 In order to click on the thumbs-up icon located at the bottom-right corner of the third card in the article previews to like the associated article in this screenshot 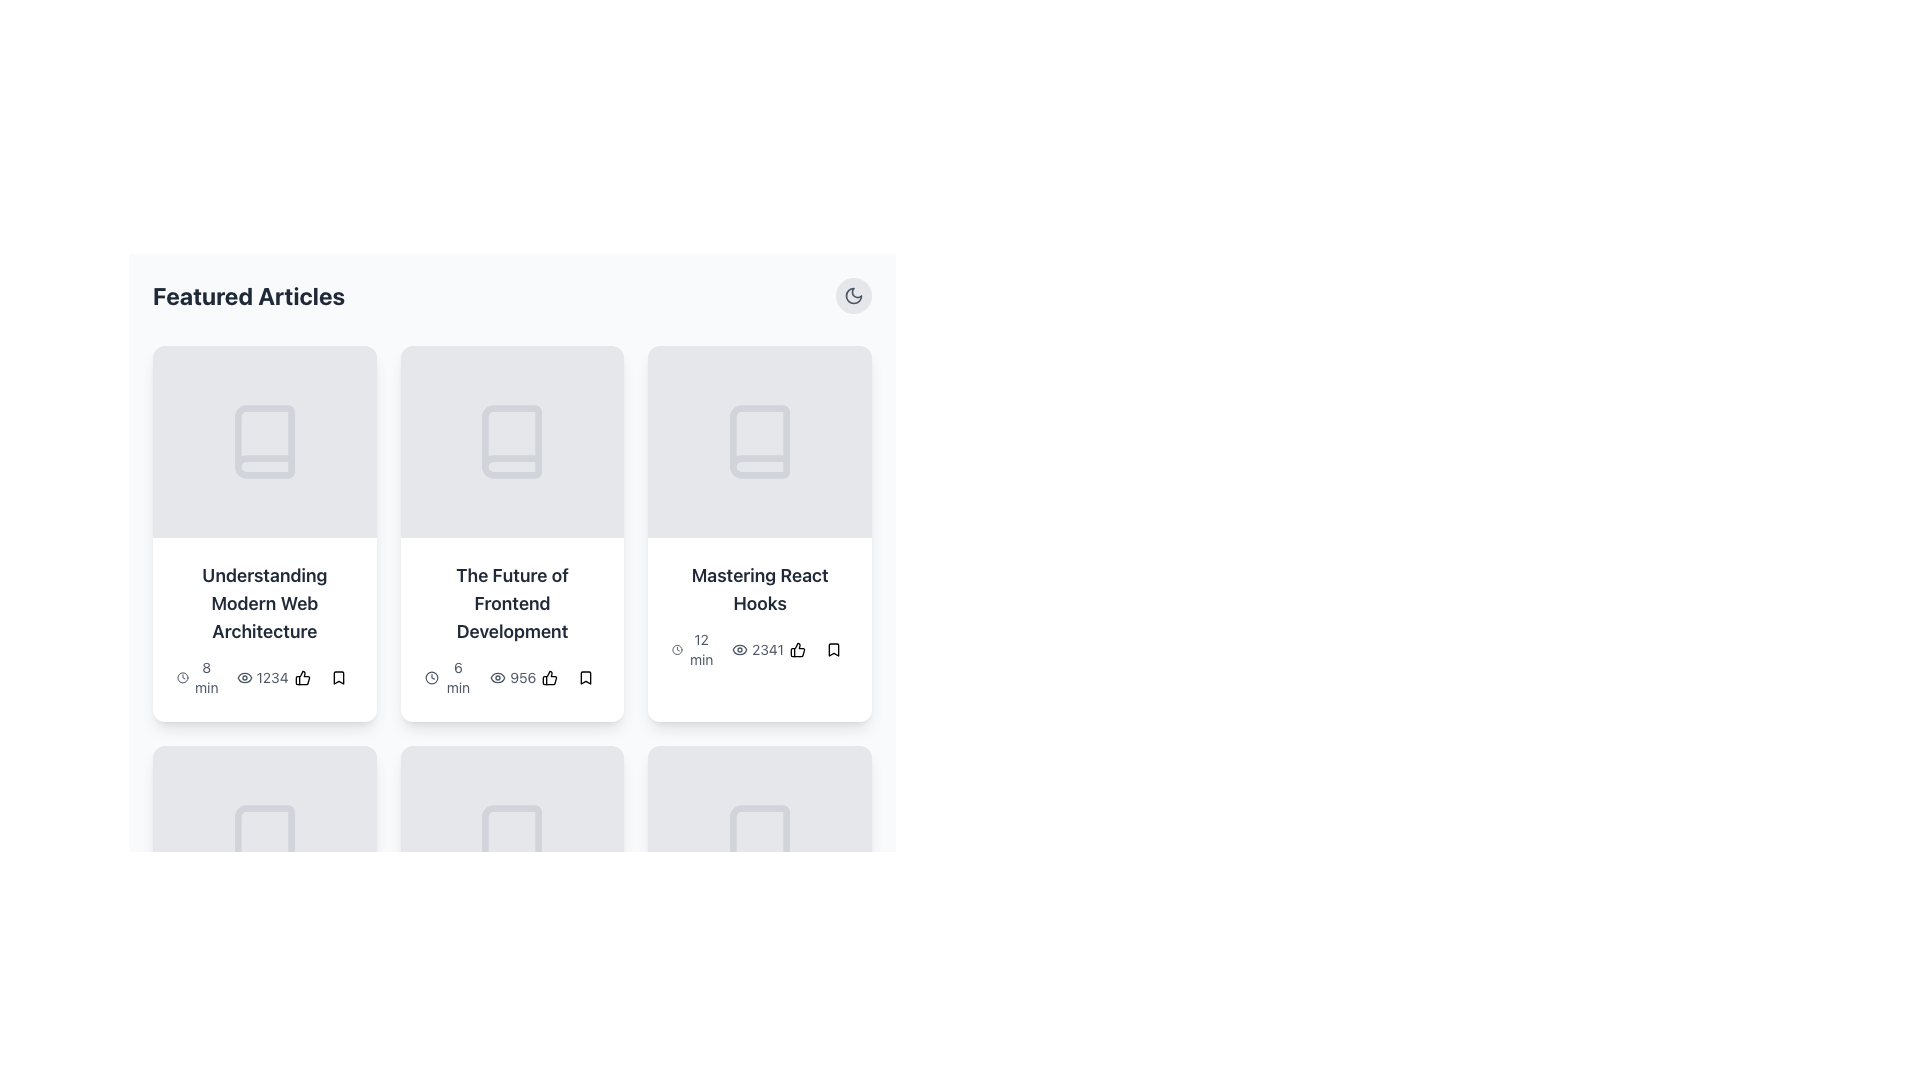, I will do `click(301, 677)`.